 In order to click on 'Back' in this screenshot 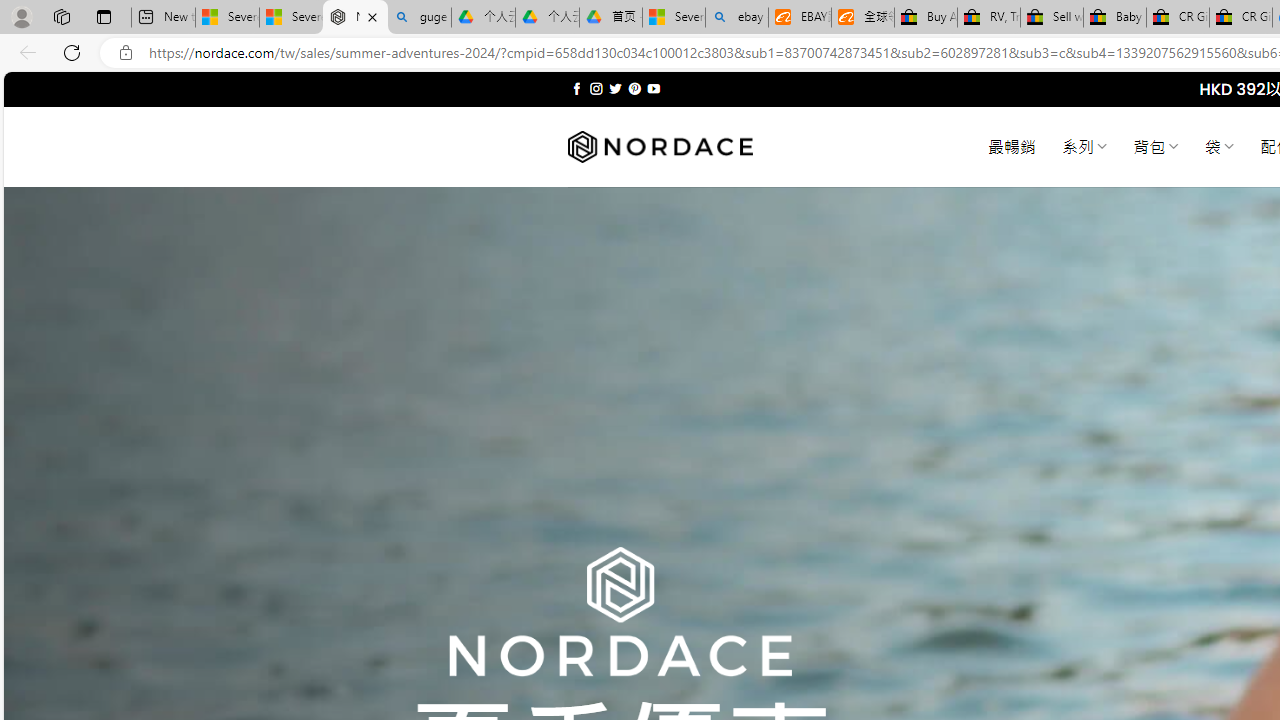, I will do `click(24, 51)`.